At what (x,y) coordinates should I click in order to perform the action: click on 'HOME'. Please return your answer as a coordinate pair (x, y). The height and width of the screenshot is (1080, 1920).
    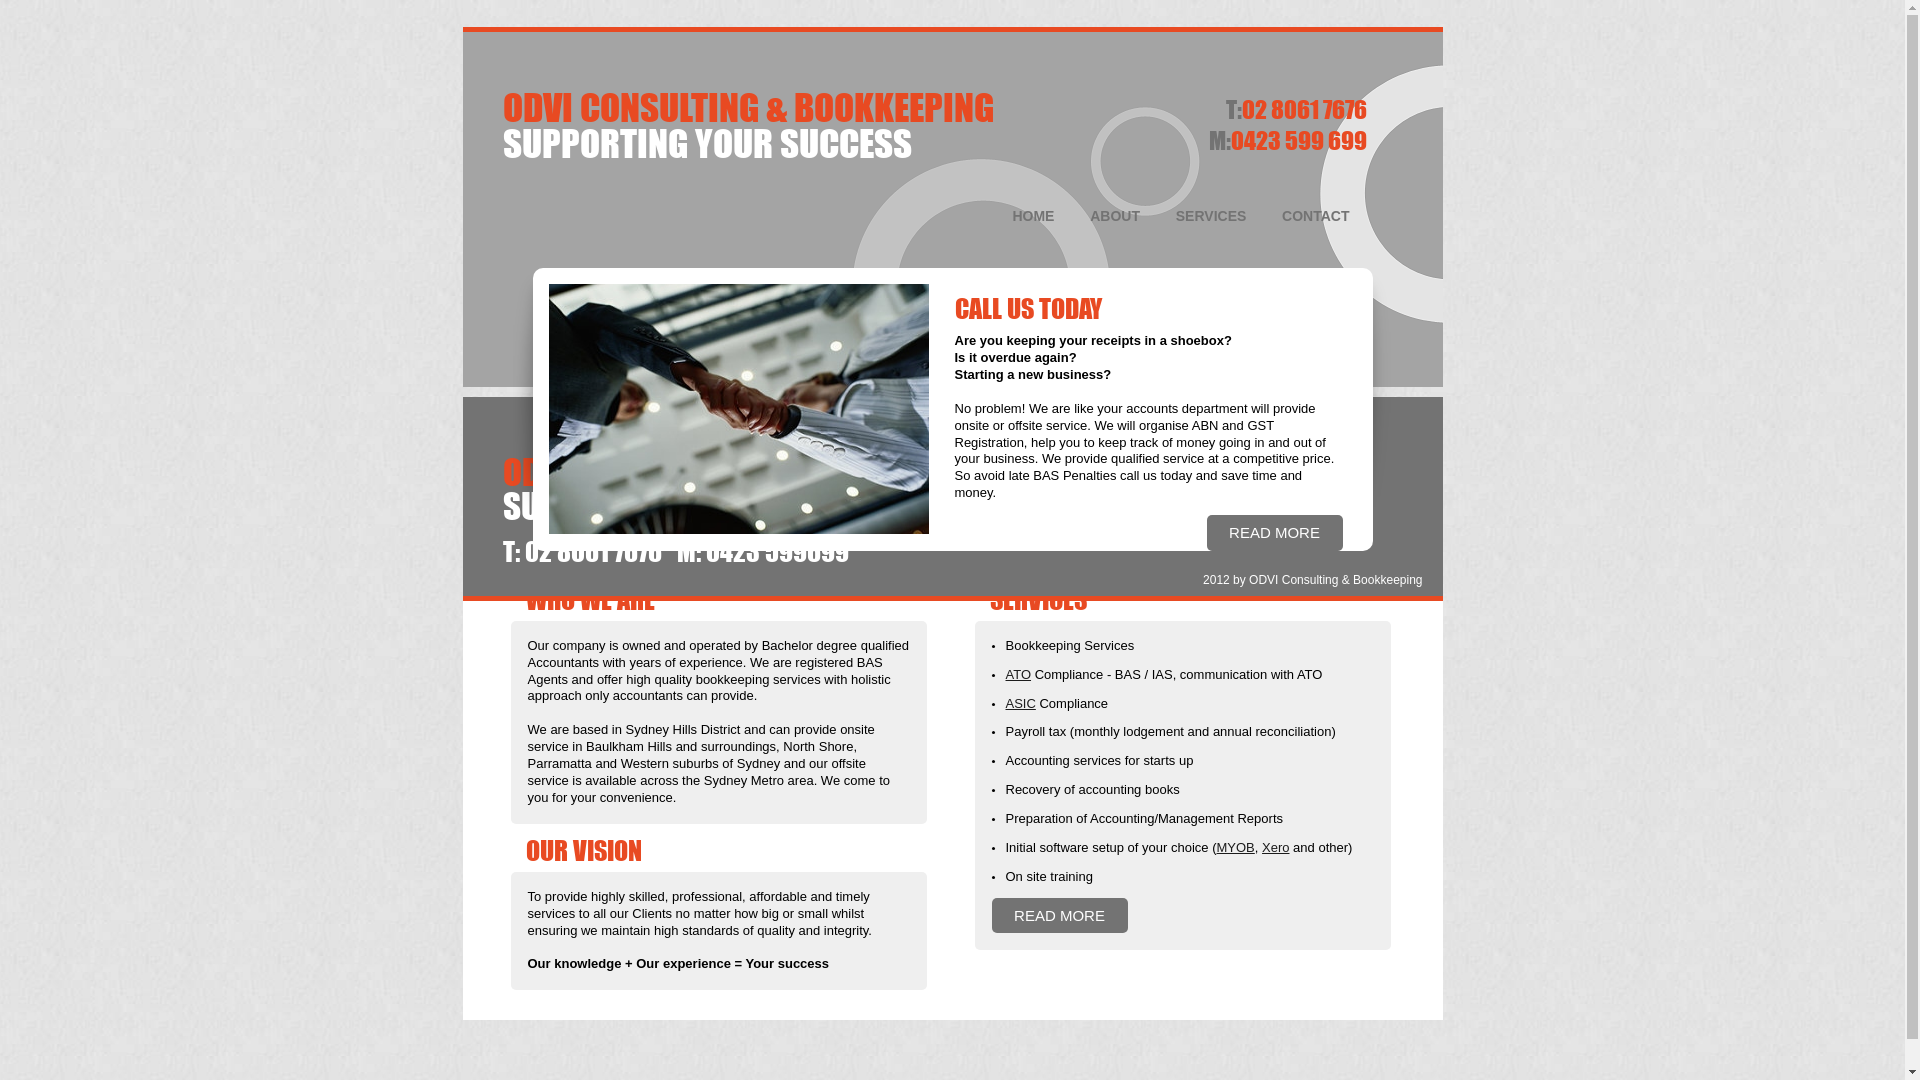
    Looking at the image, I should click on (1033, 216).